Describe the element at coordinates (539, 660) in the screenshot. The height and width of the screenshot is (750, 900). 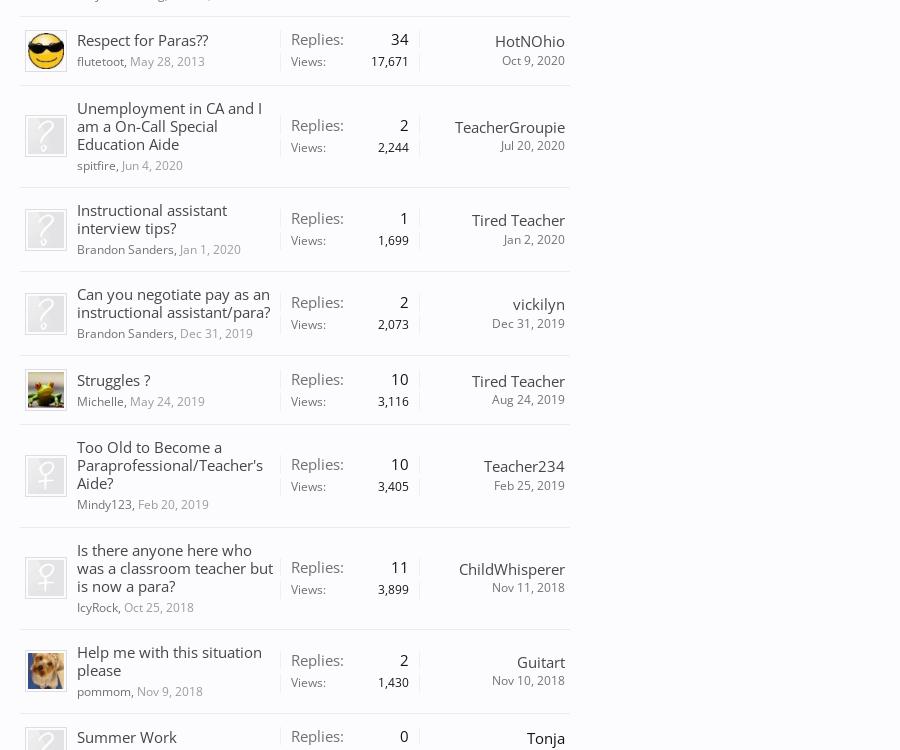
I see `'Guitart'` at that location.